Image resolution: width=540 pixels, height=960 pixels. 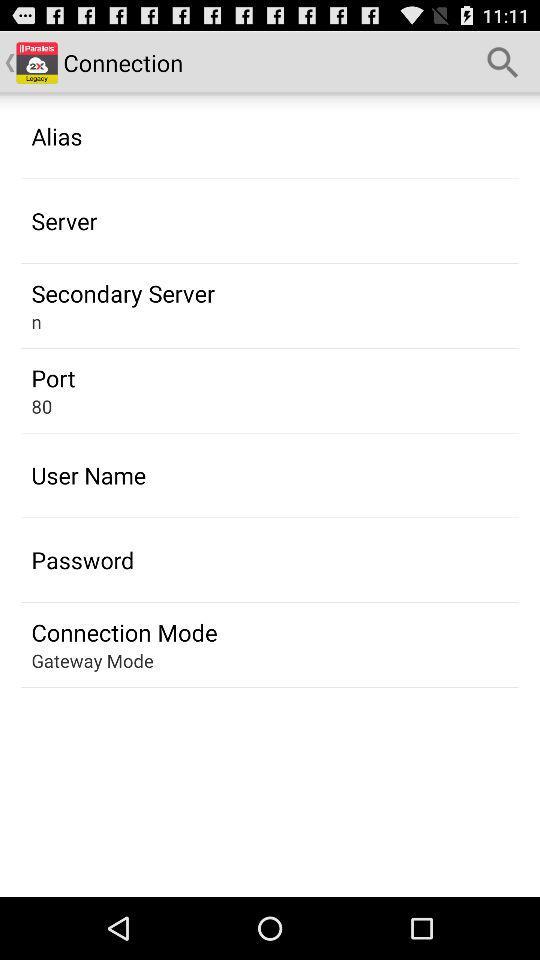 What do you see at coordinates (123, 292) in the screenshot?
I see `app below the server icon` at bounding box center [123, 292].